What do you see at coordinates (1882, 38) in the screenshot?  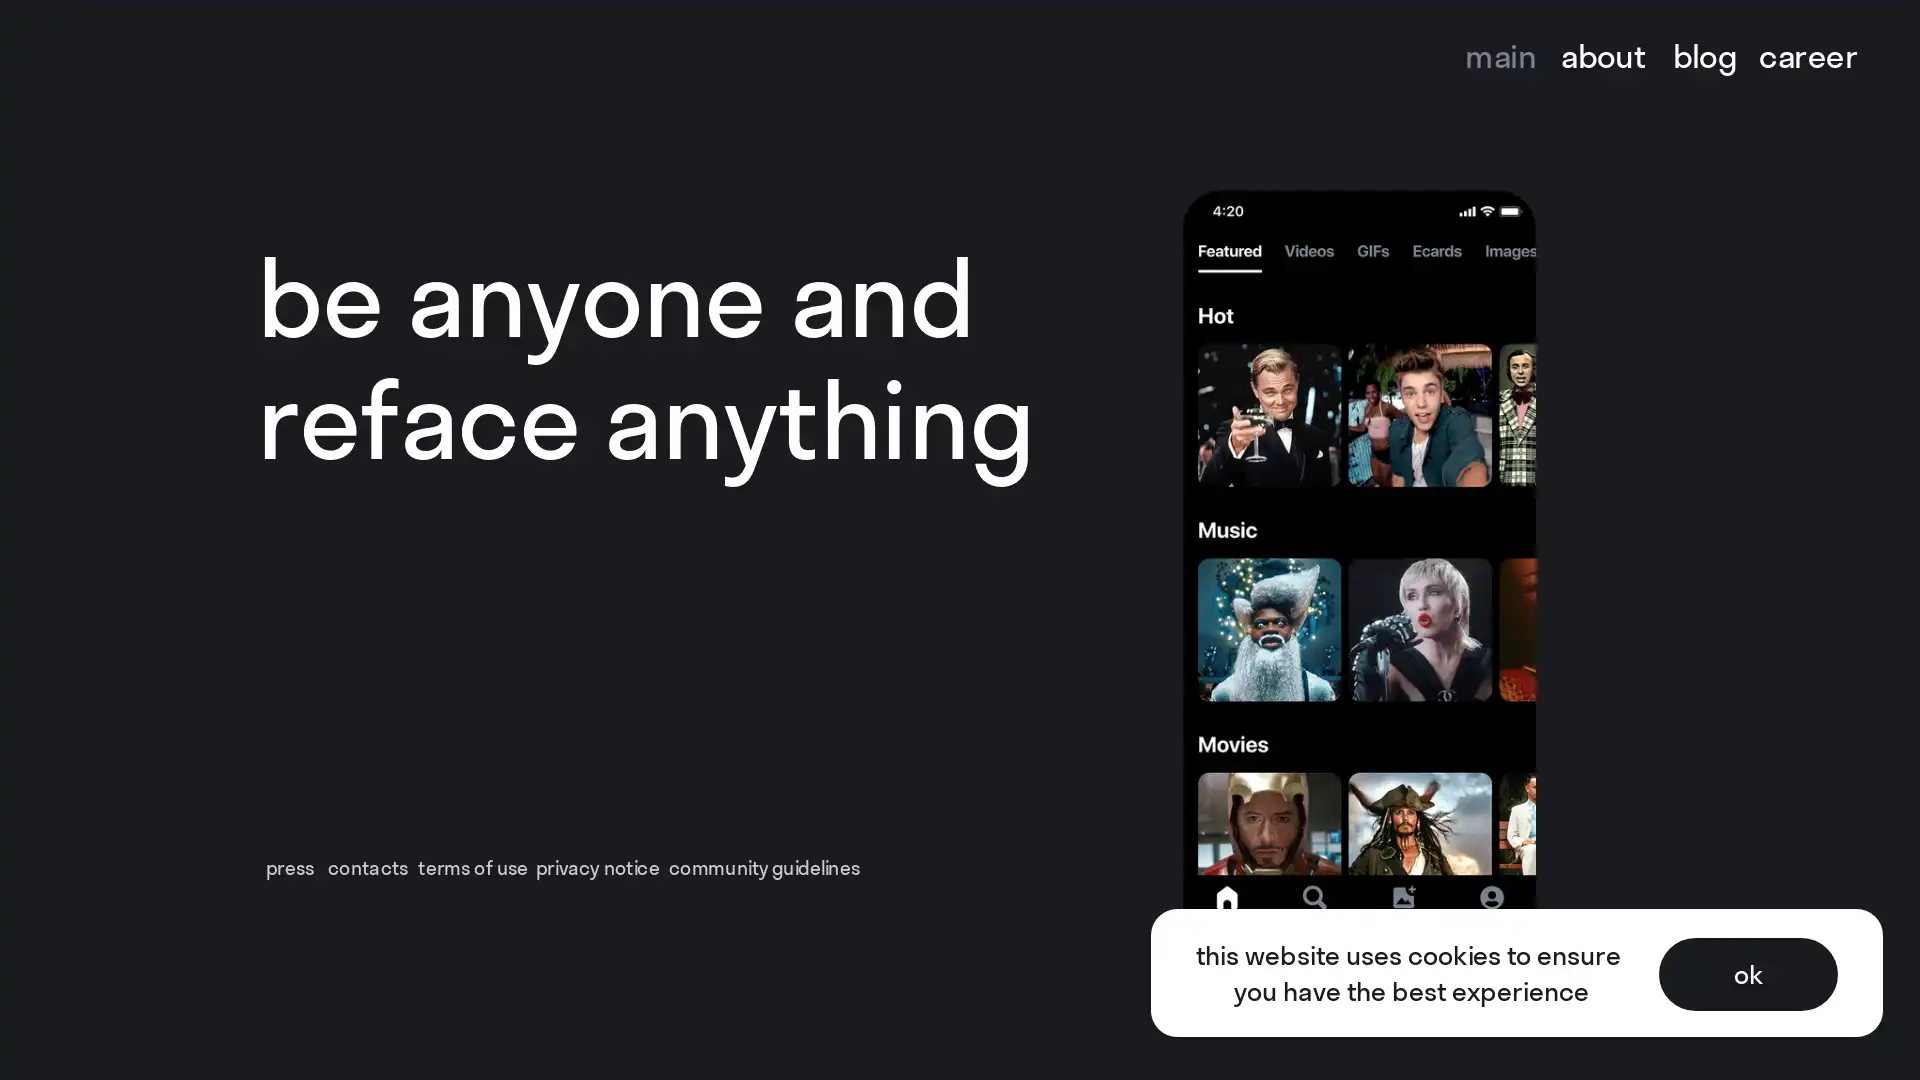 I see `Close` at bounding box center [1882, 38].